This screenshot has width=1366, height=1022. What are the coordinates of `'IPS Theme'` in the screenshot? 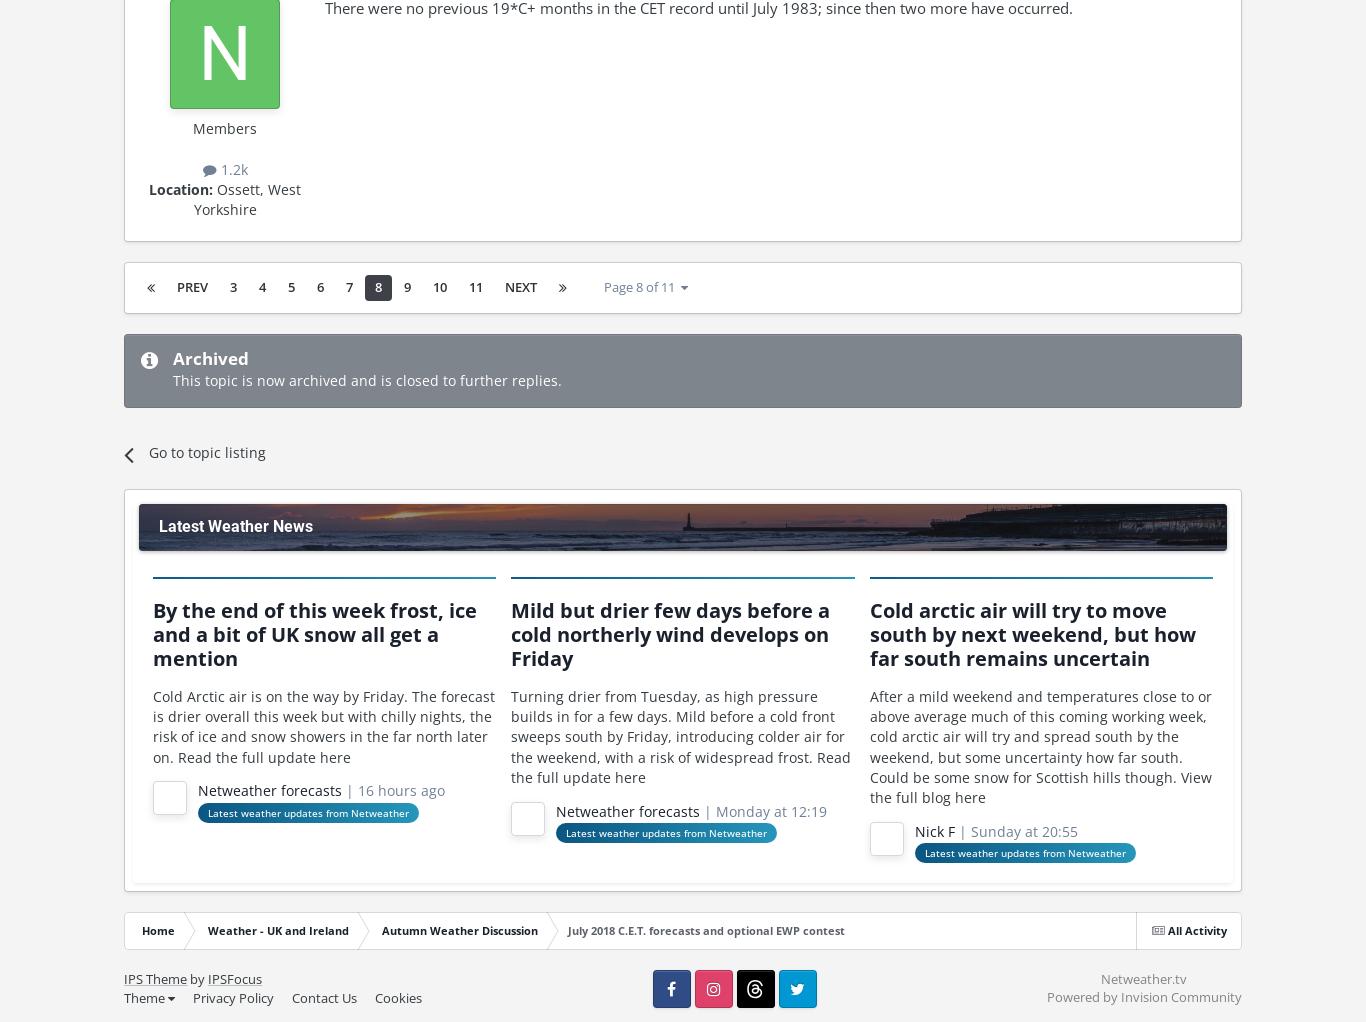 It's located at (154, 977).